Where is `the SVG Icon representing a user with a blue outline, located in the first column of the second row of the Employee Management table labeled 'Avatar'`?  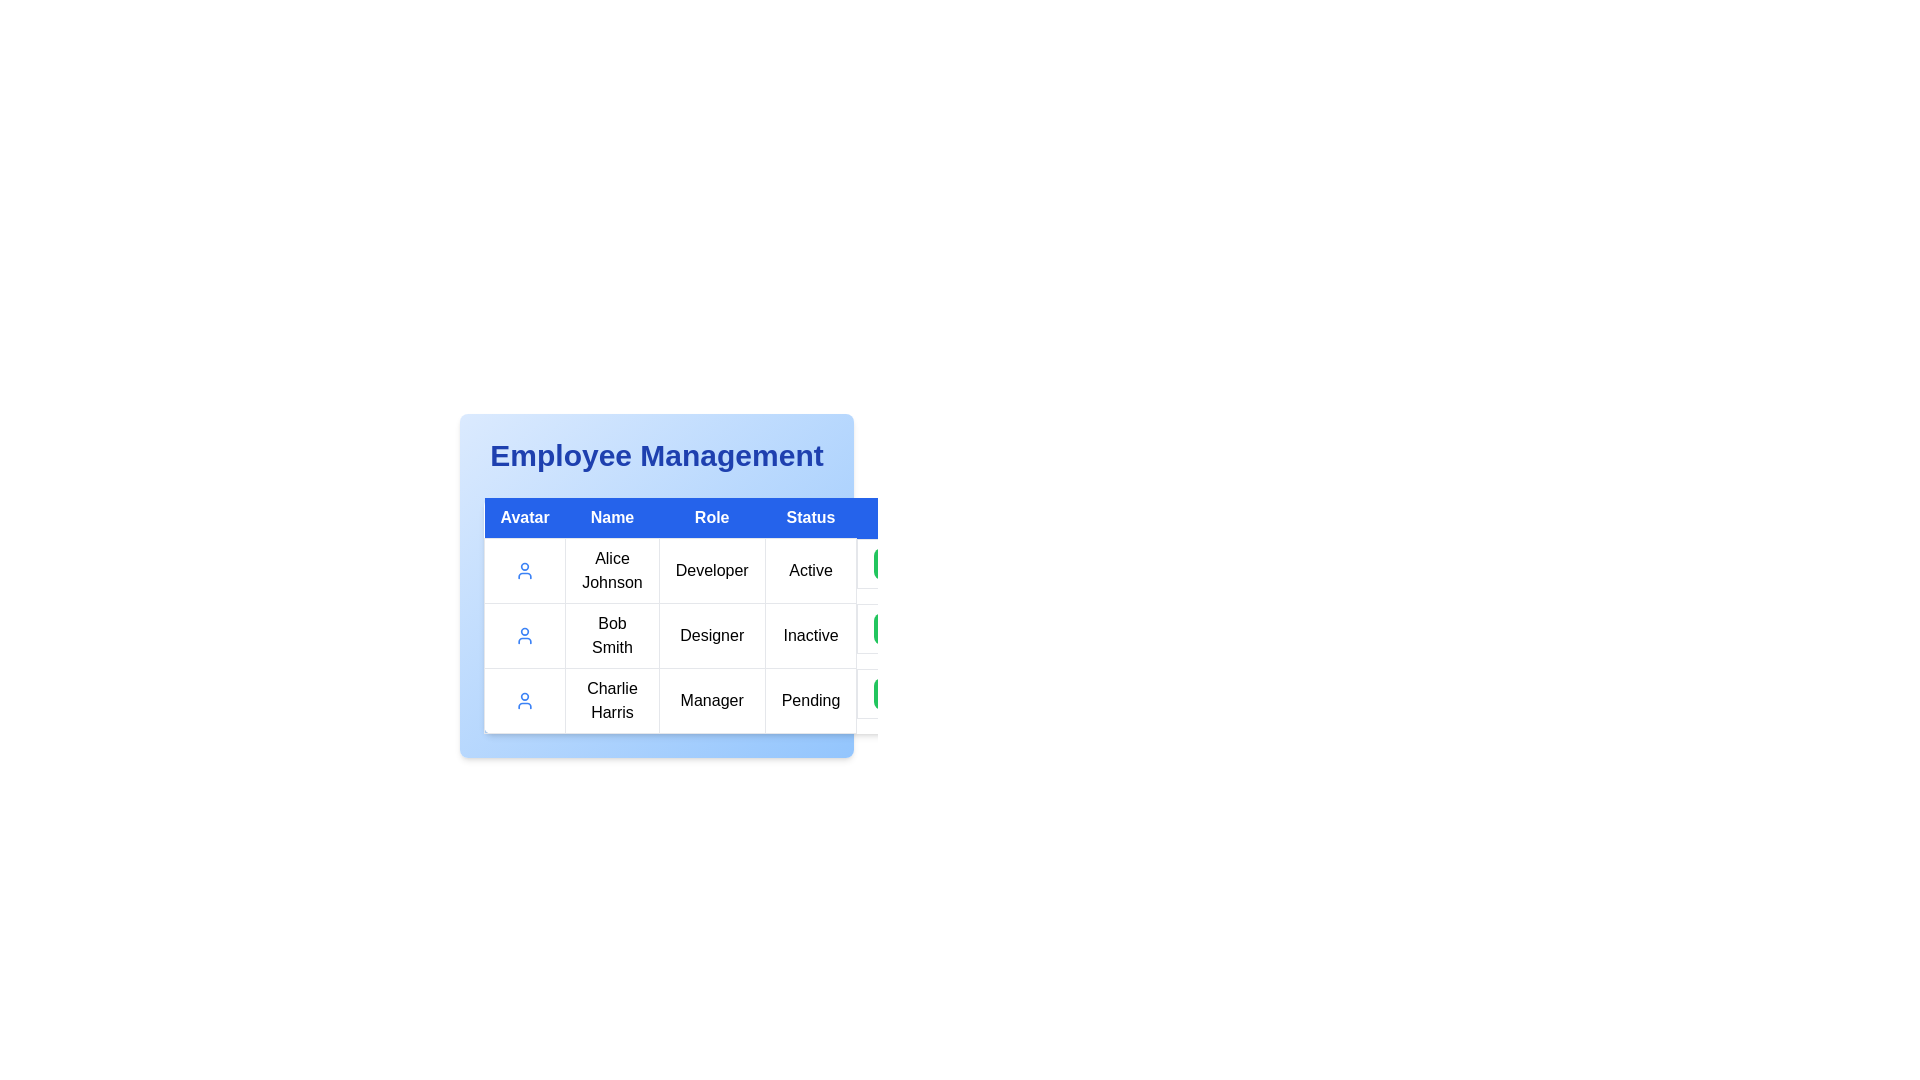 the SVG Icon representing a user with a blue outline, located in the first column of the second row of the Employee Management table labeled 'Avatar' is located at coordinates (525, 636).